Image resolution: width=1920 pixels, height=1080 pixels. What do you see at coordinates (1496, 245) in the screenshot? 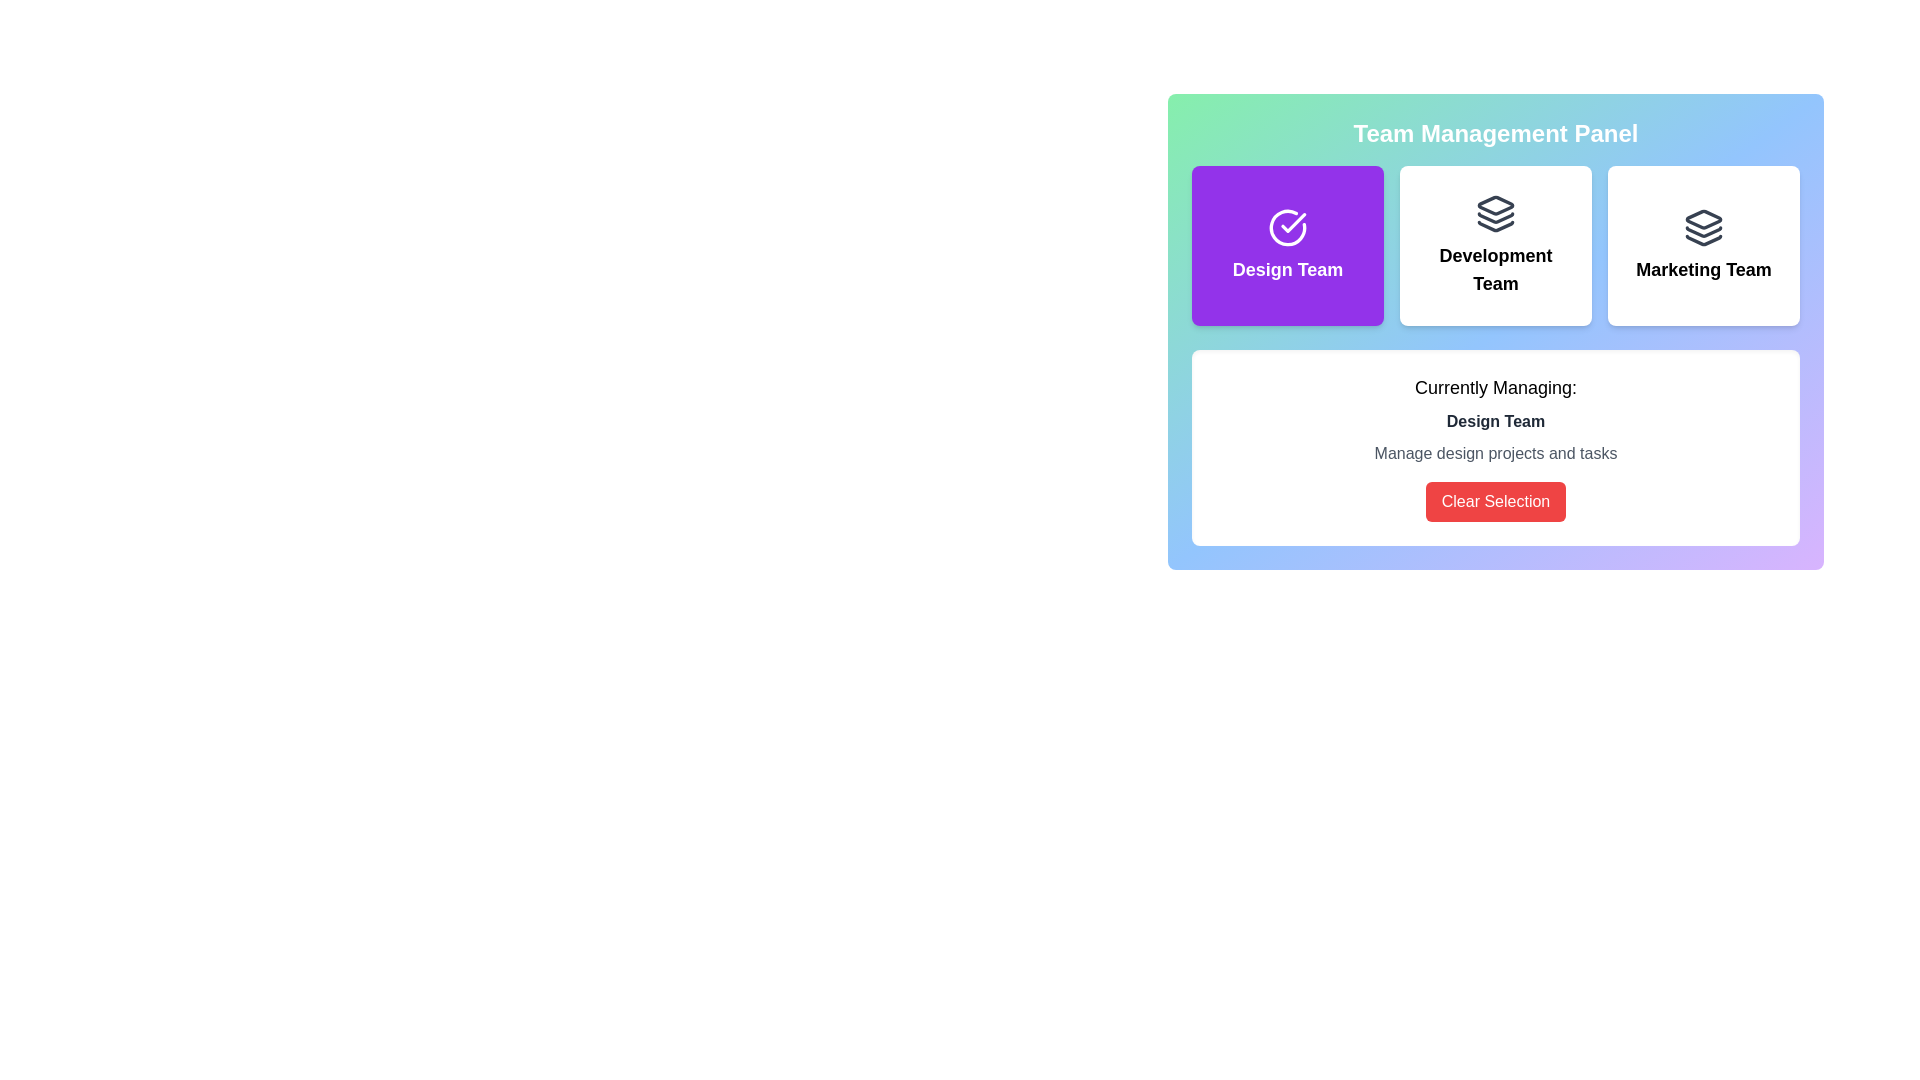
I see `the 'Development Team' button using keyboard navigation` at bounding box center [1496, 245].